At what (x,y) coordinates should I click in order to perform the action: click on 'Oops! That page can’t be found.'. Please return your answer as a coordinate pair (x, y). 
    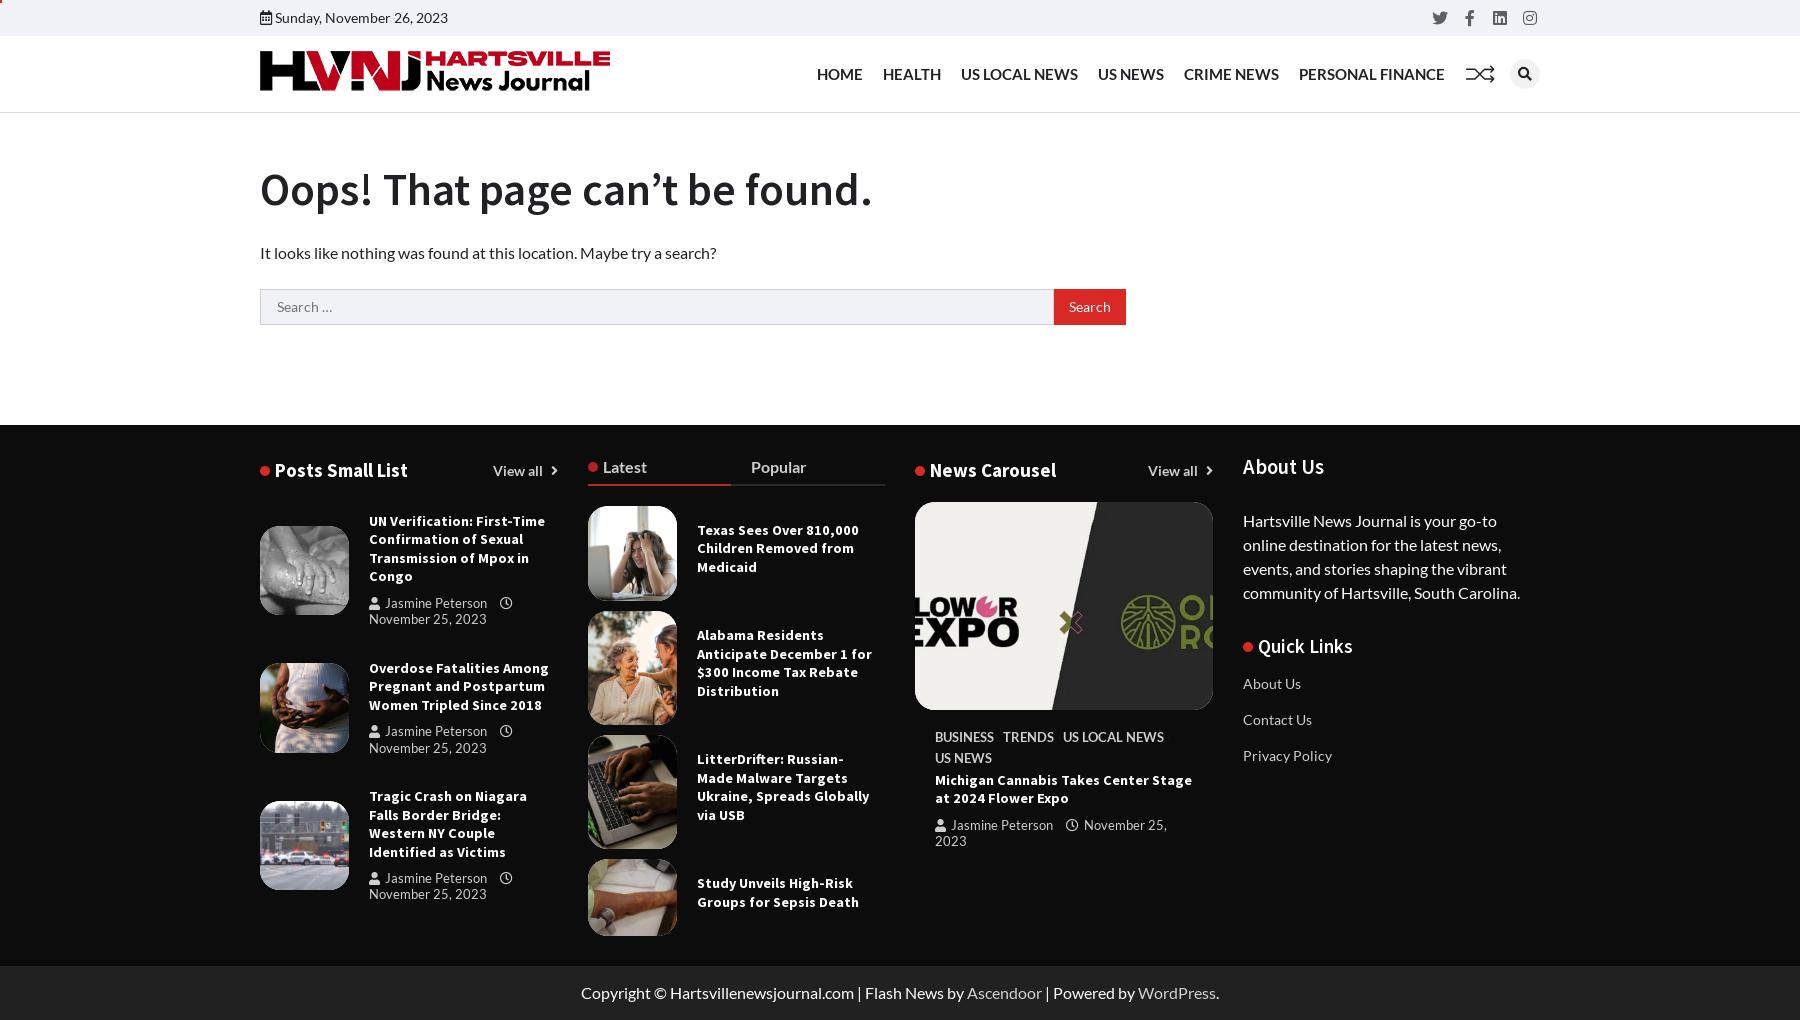
    Looking at the image, I should click on (258, 188).